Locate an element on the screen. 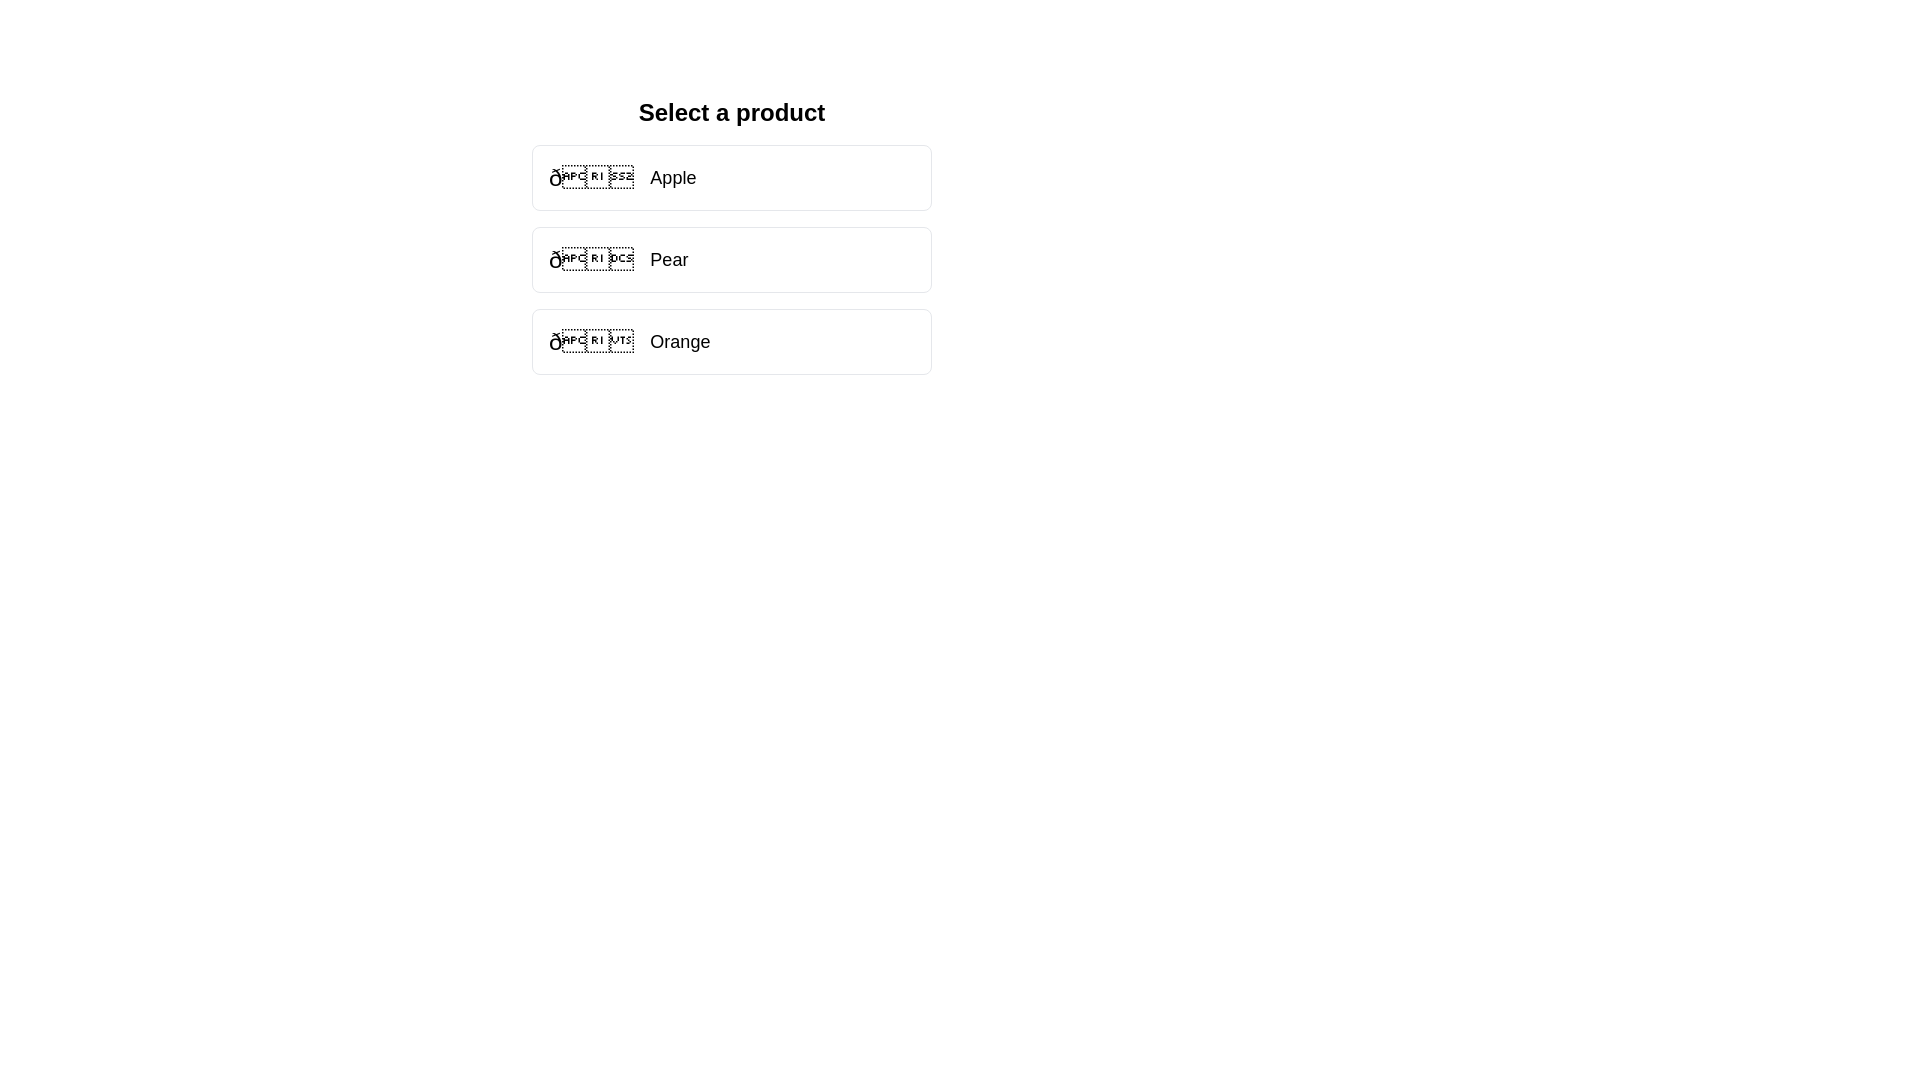 Image resolution: width=1920 pixels, height=1080 pixels. label displaying the word 'Apple' which is a medium-sized bold text aligned horizontally and located to the right of the apple emoji in the first entry of the vertical product list is located at coordinates (673, 176).